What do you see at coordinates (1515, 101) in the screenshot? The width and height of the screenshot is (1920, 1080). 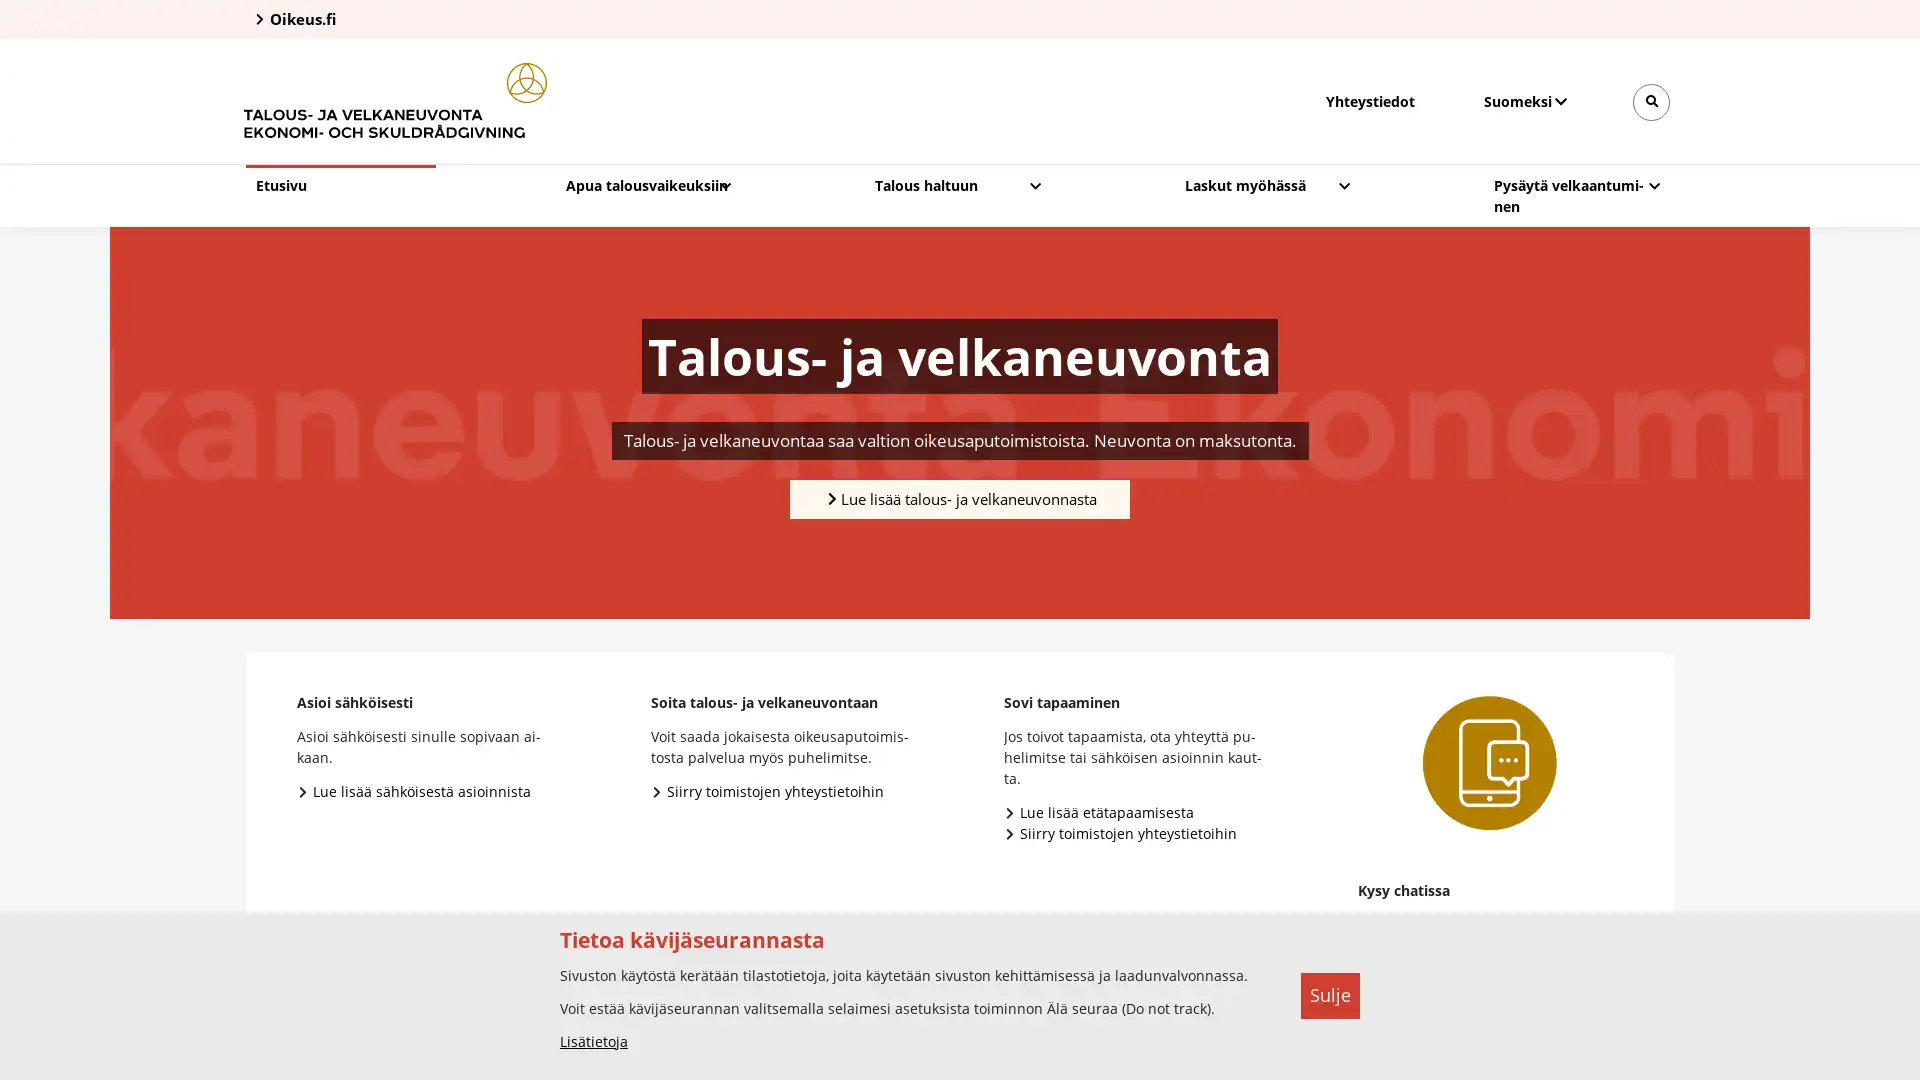 I see `Valitse kieli, Valj sprak, Select language` at bounding box center [1515, 101].